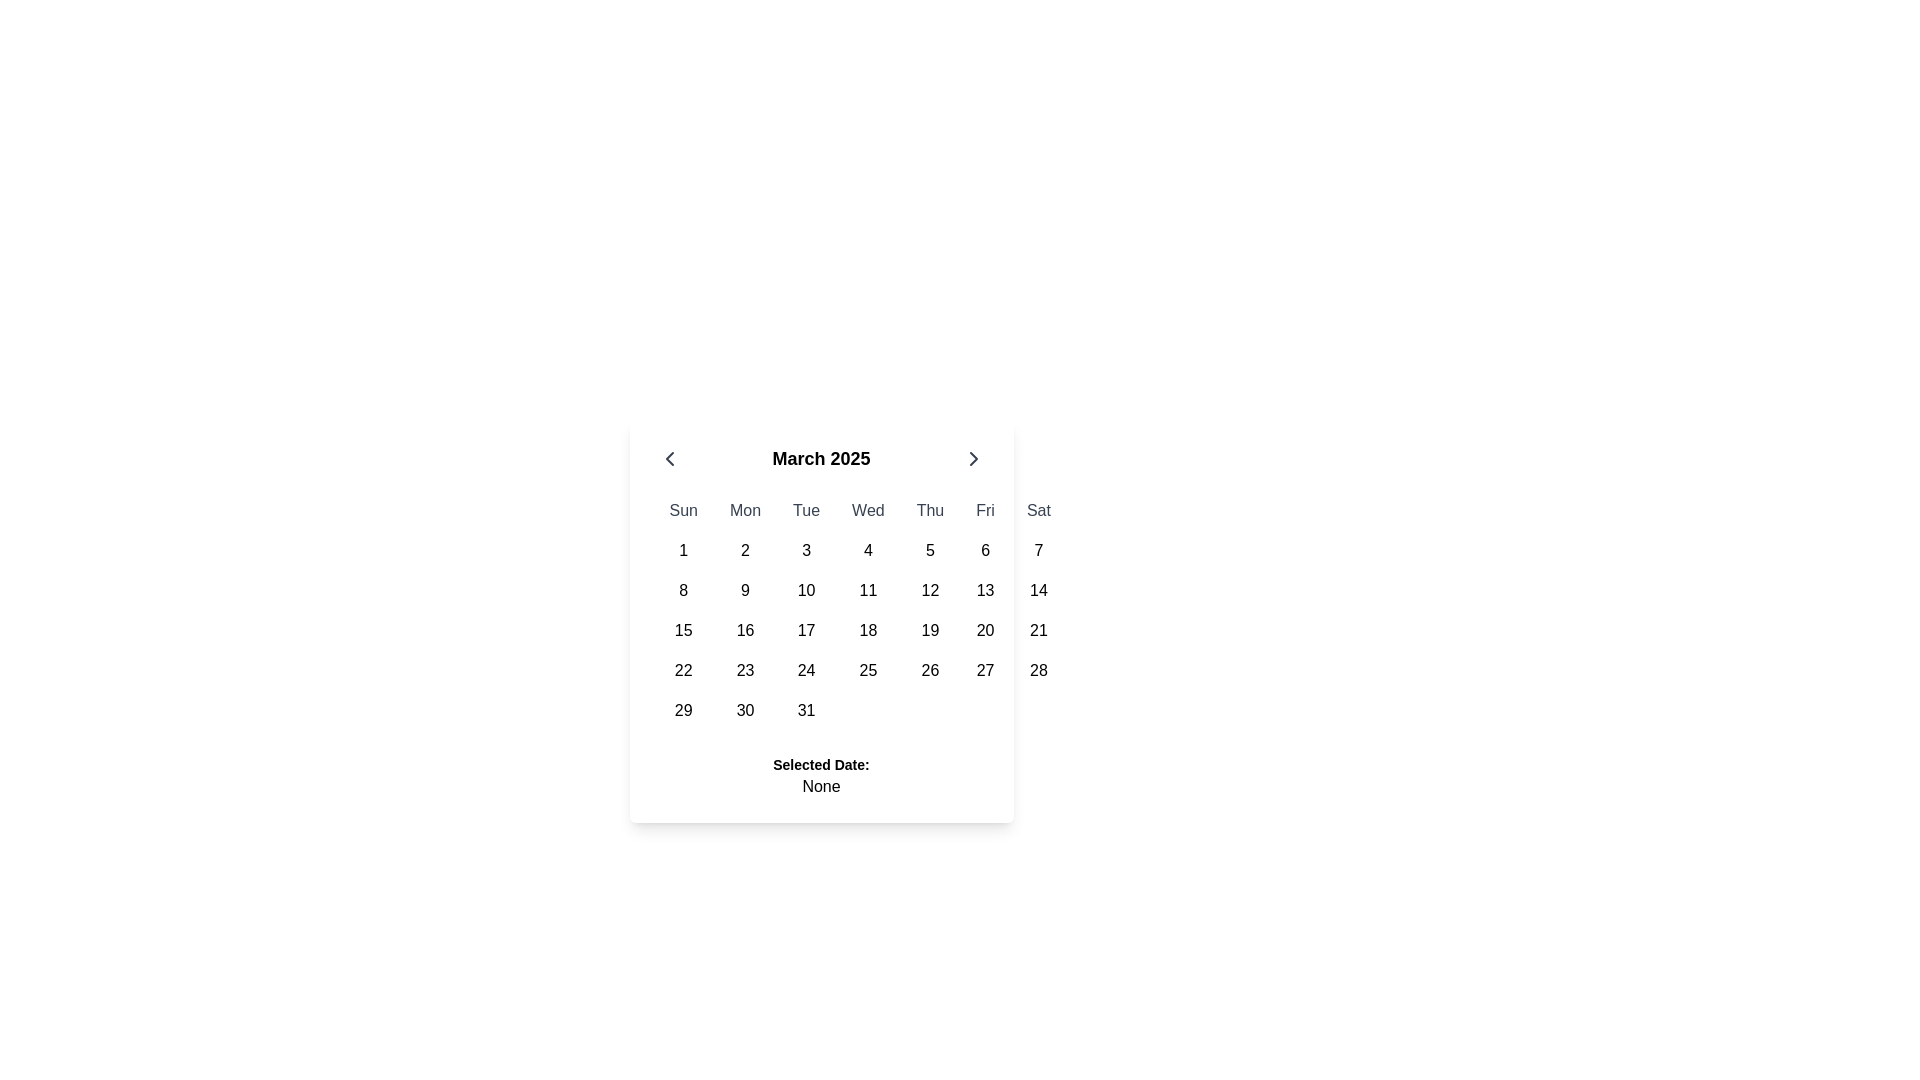 The image size is (1920, 1080). I want to click on the Calendar date cell displaying the date '21', which is a rounded button styled element located at the end of the week in the calendar grid, so click(1038, 631).